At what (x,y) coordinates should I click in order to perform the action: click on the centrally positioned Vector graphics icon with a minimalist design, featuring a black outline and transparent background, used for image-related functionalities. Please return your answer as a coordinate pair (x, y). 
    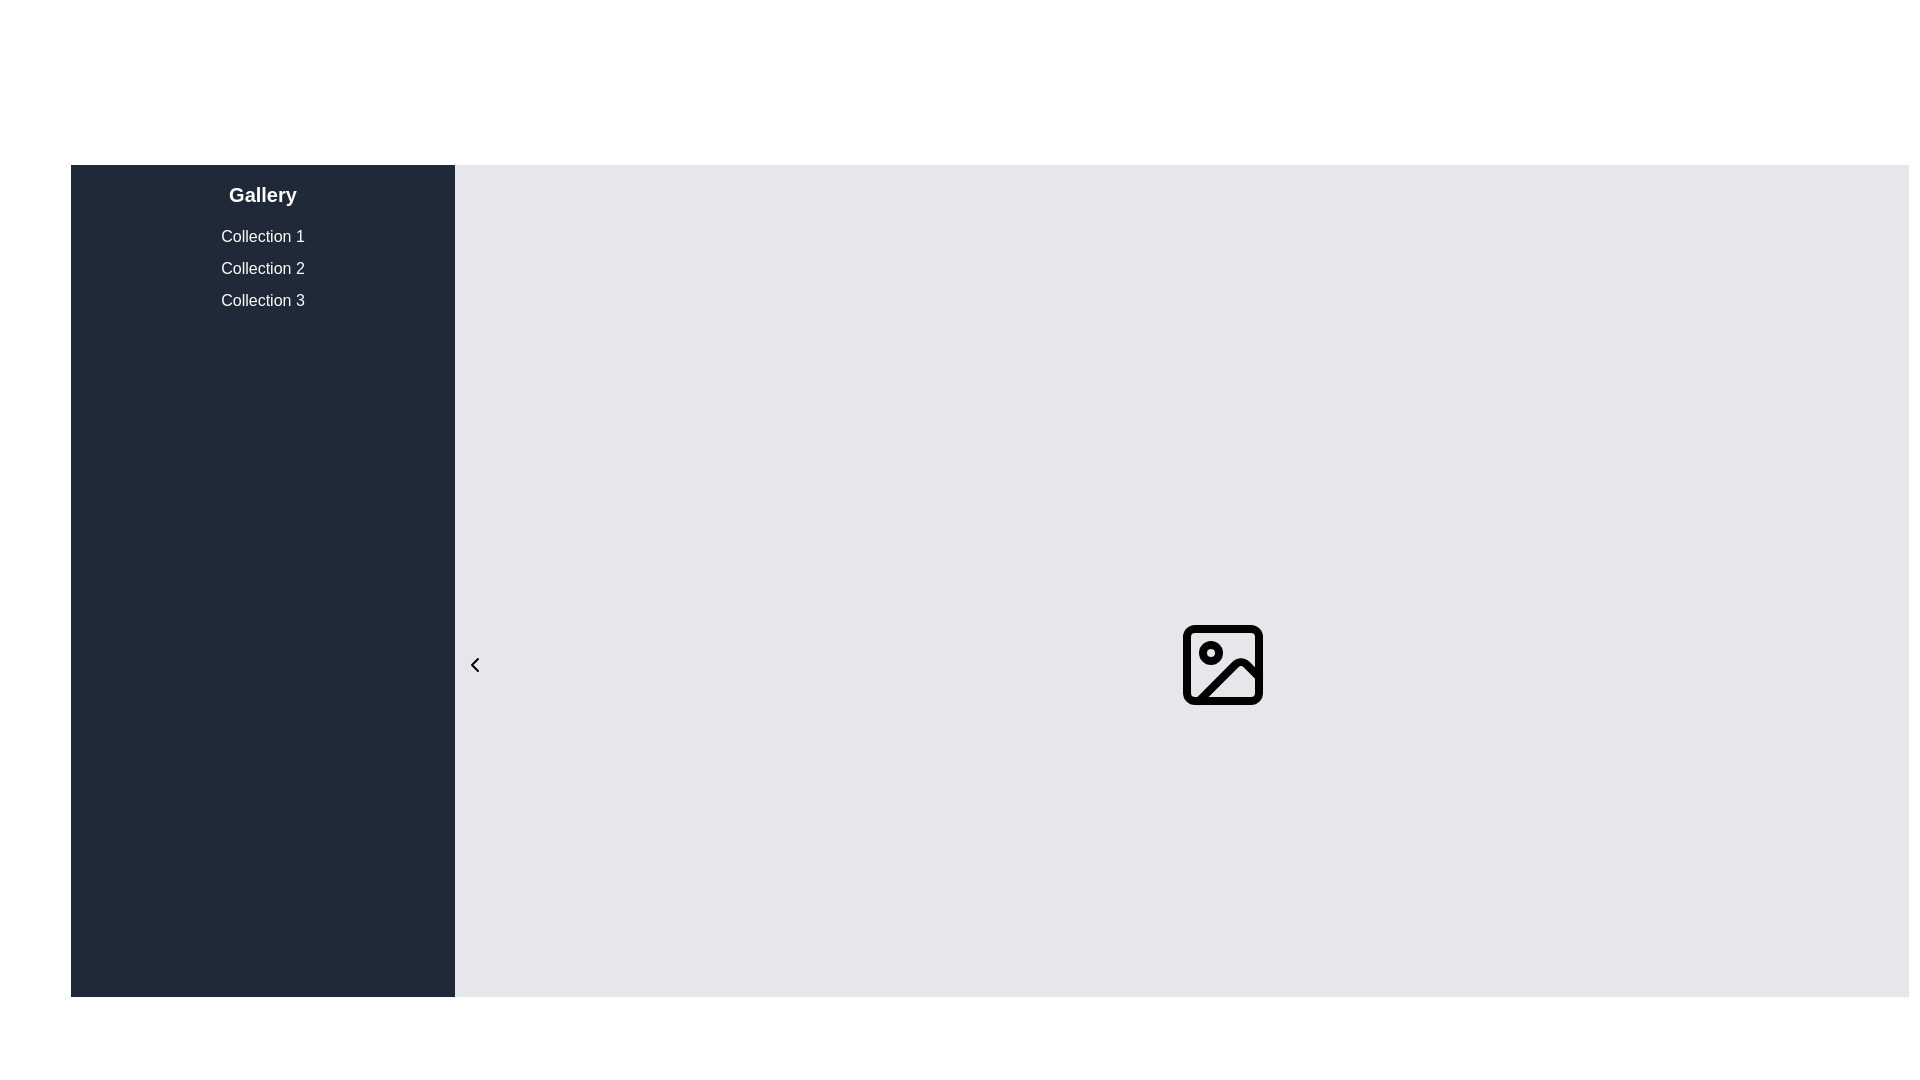
    Looking at the image, I should click on (1222, 664).